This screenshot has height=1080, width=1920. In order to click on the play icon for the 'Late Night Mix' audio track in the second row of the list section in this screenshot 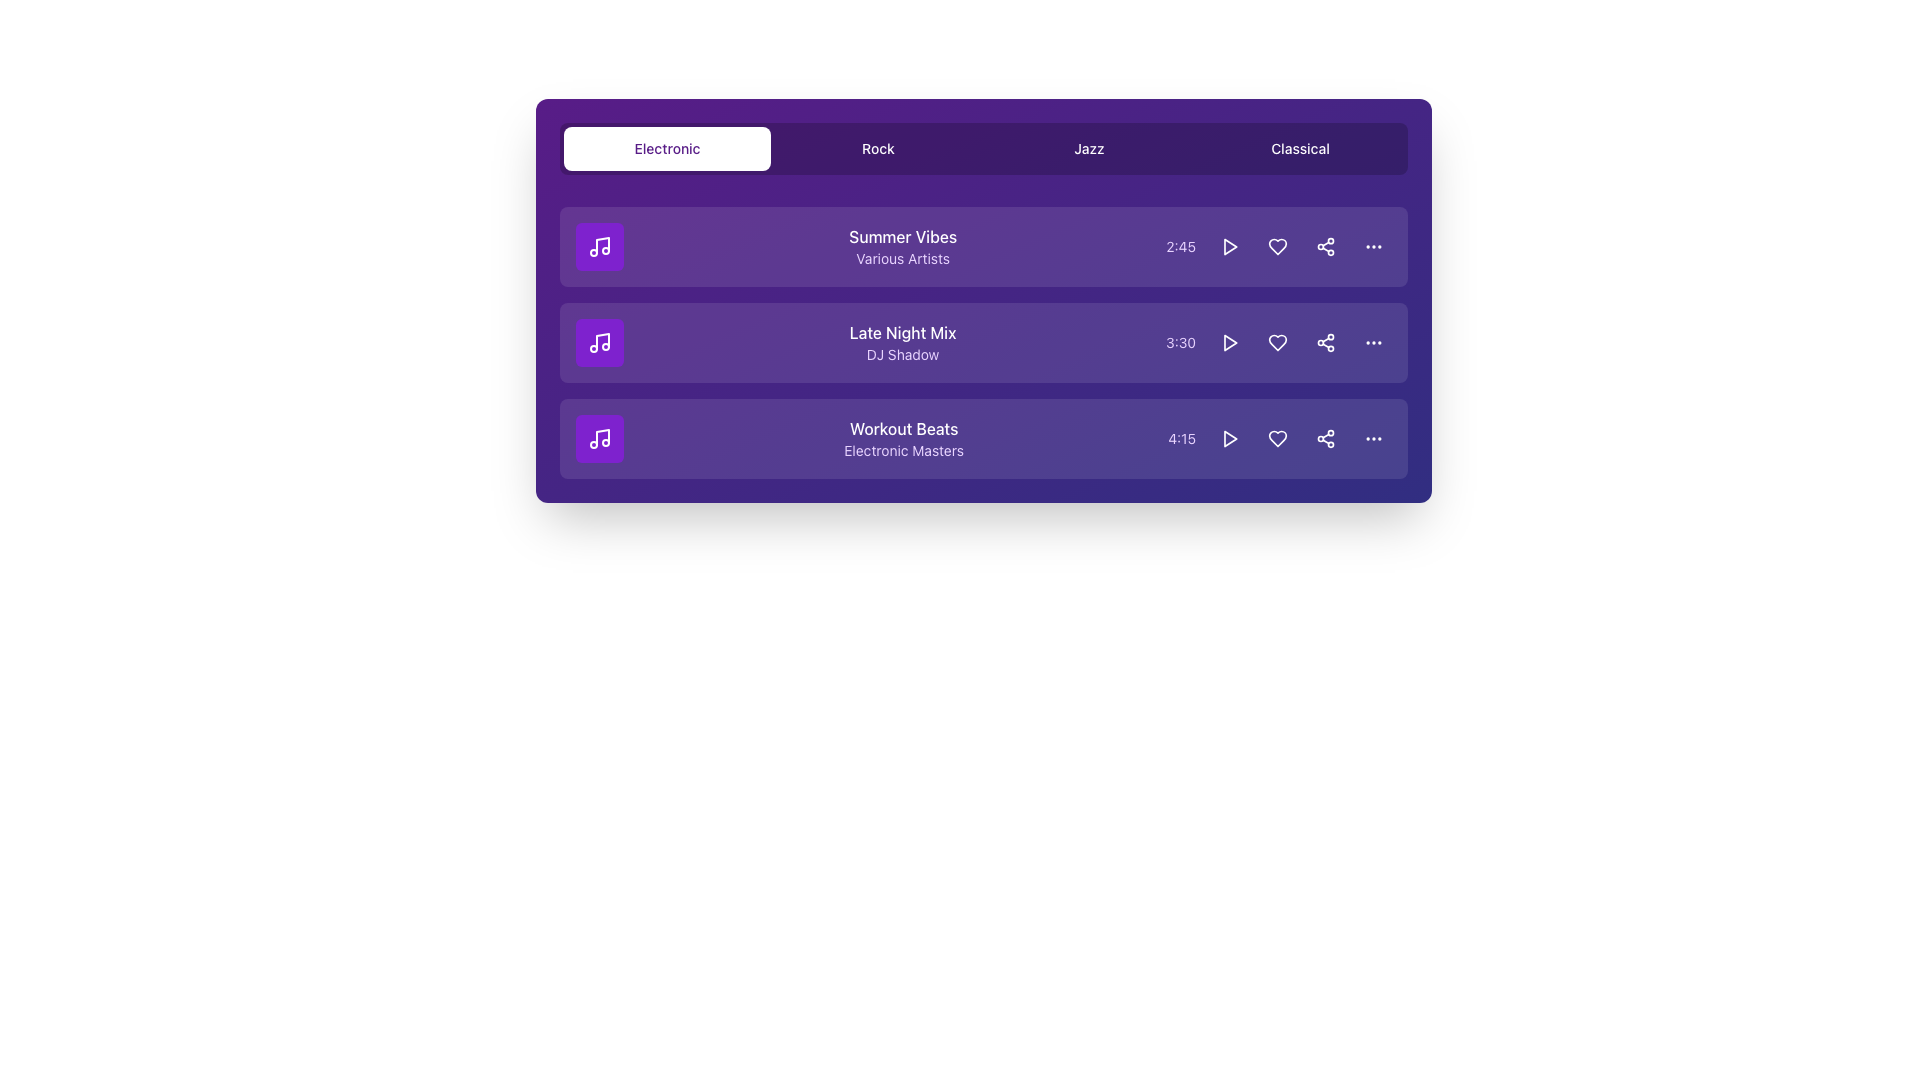, I will do `click(1229, 342)`.